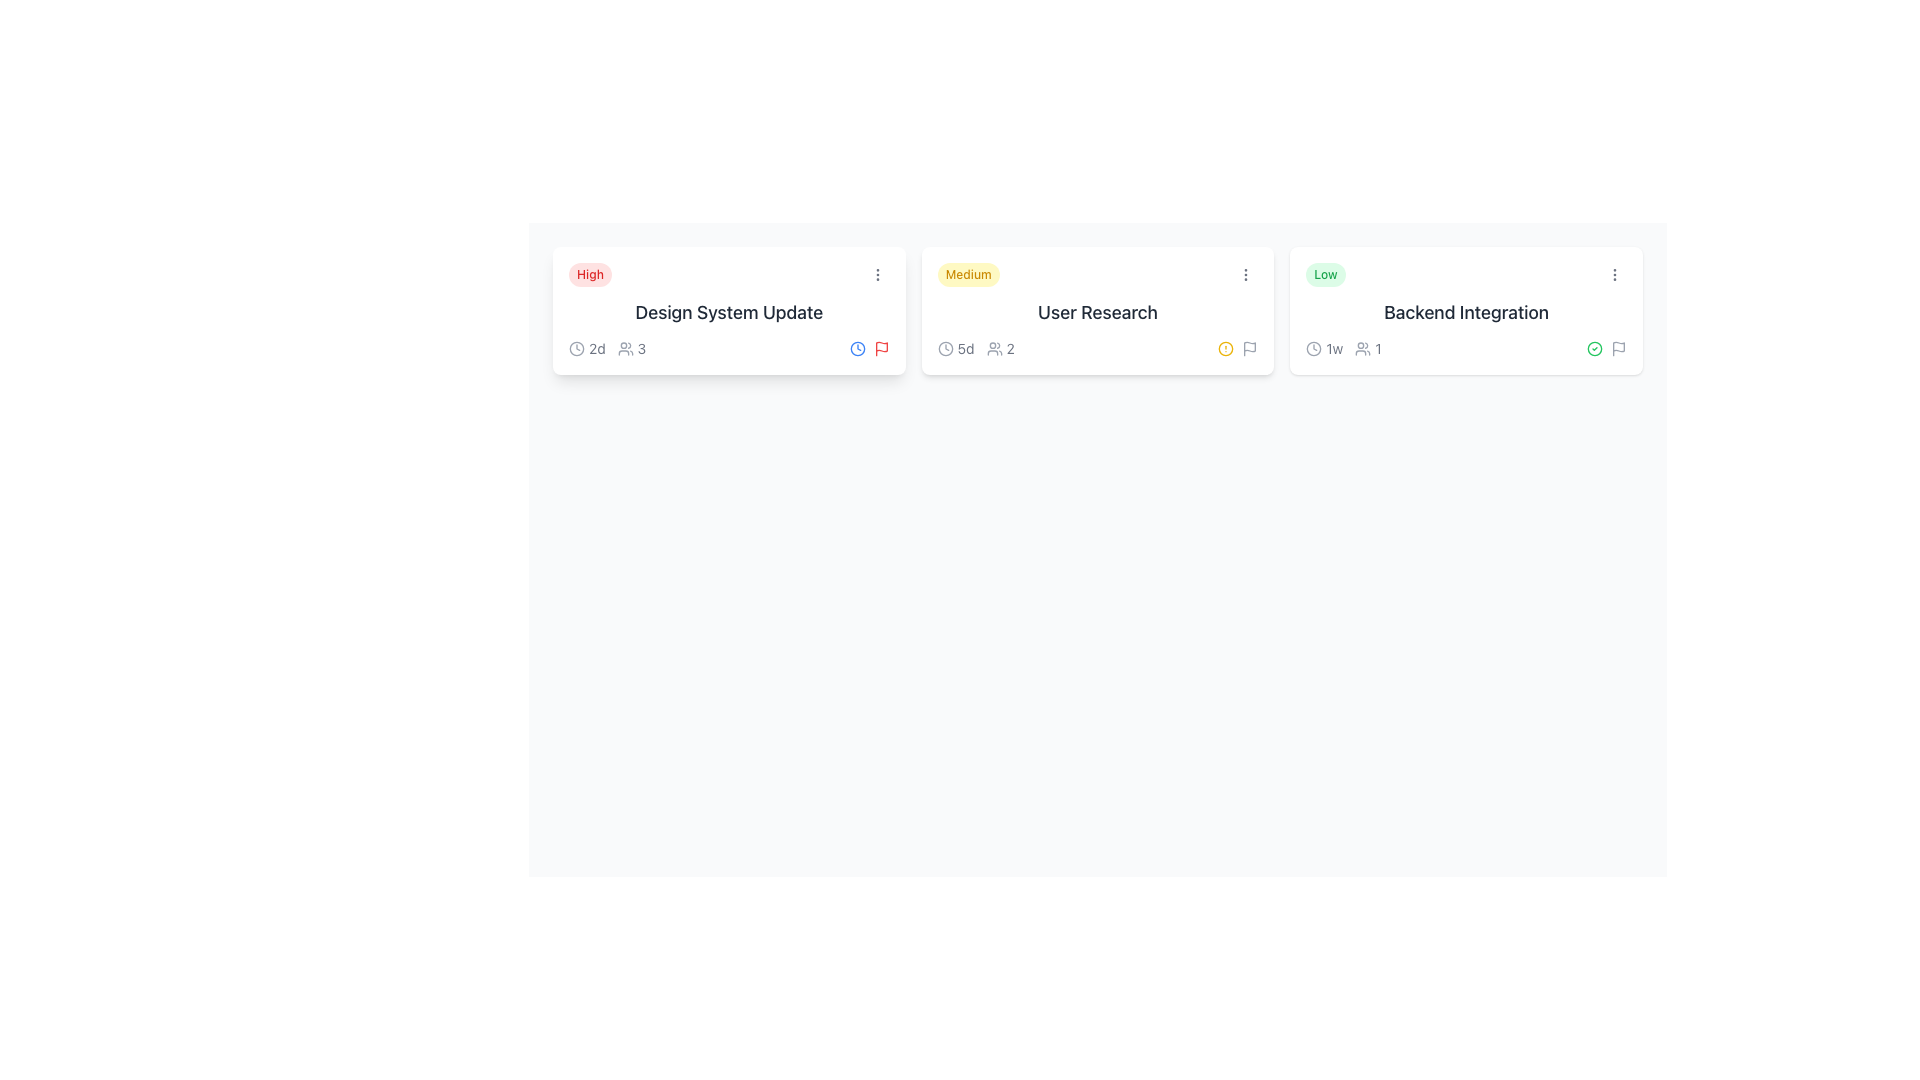  Describe the element at coordinates (1249, 347) in the screenshot. I see `the flag icon located at the bottom-right of the 'User Research' card, which is the second icon to the right of a yellow circle with a warning icon` at that location.